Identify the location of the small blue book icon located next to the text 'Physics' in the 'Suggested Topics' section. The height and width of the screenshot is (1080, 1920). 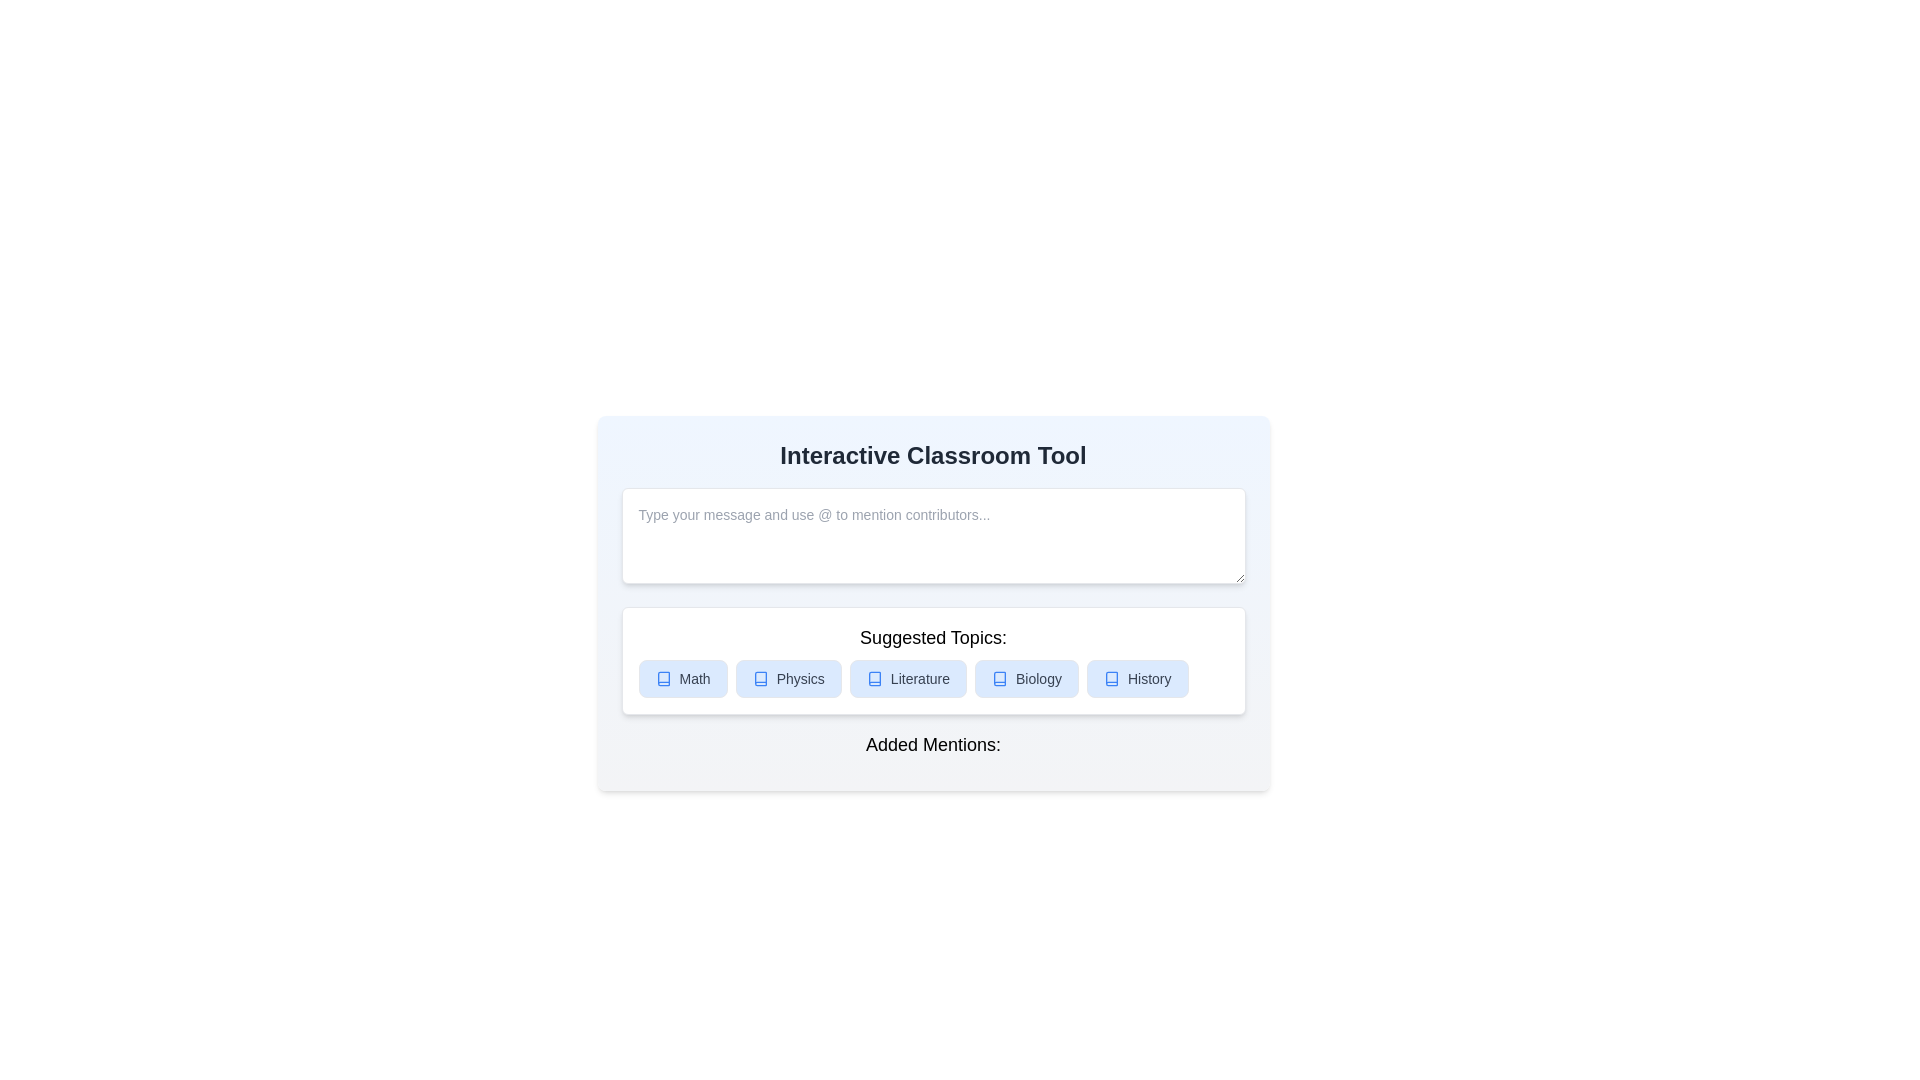
(759, 677).